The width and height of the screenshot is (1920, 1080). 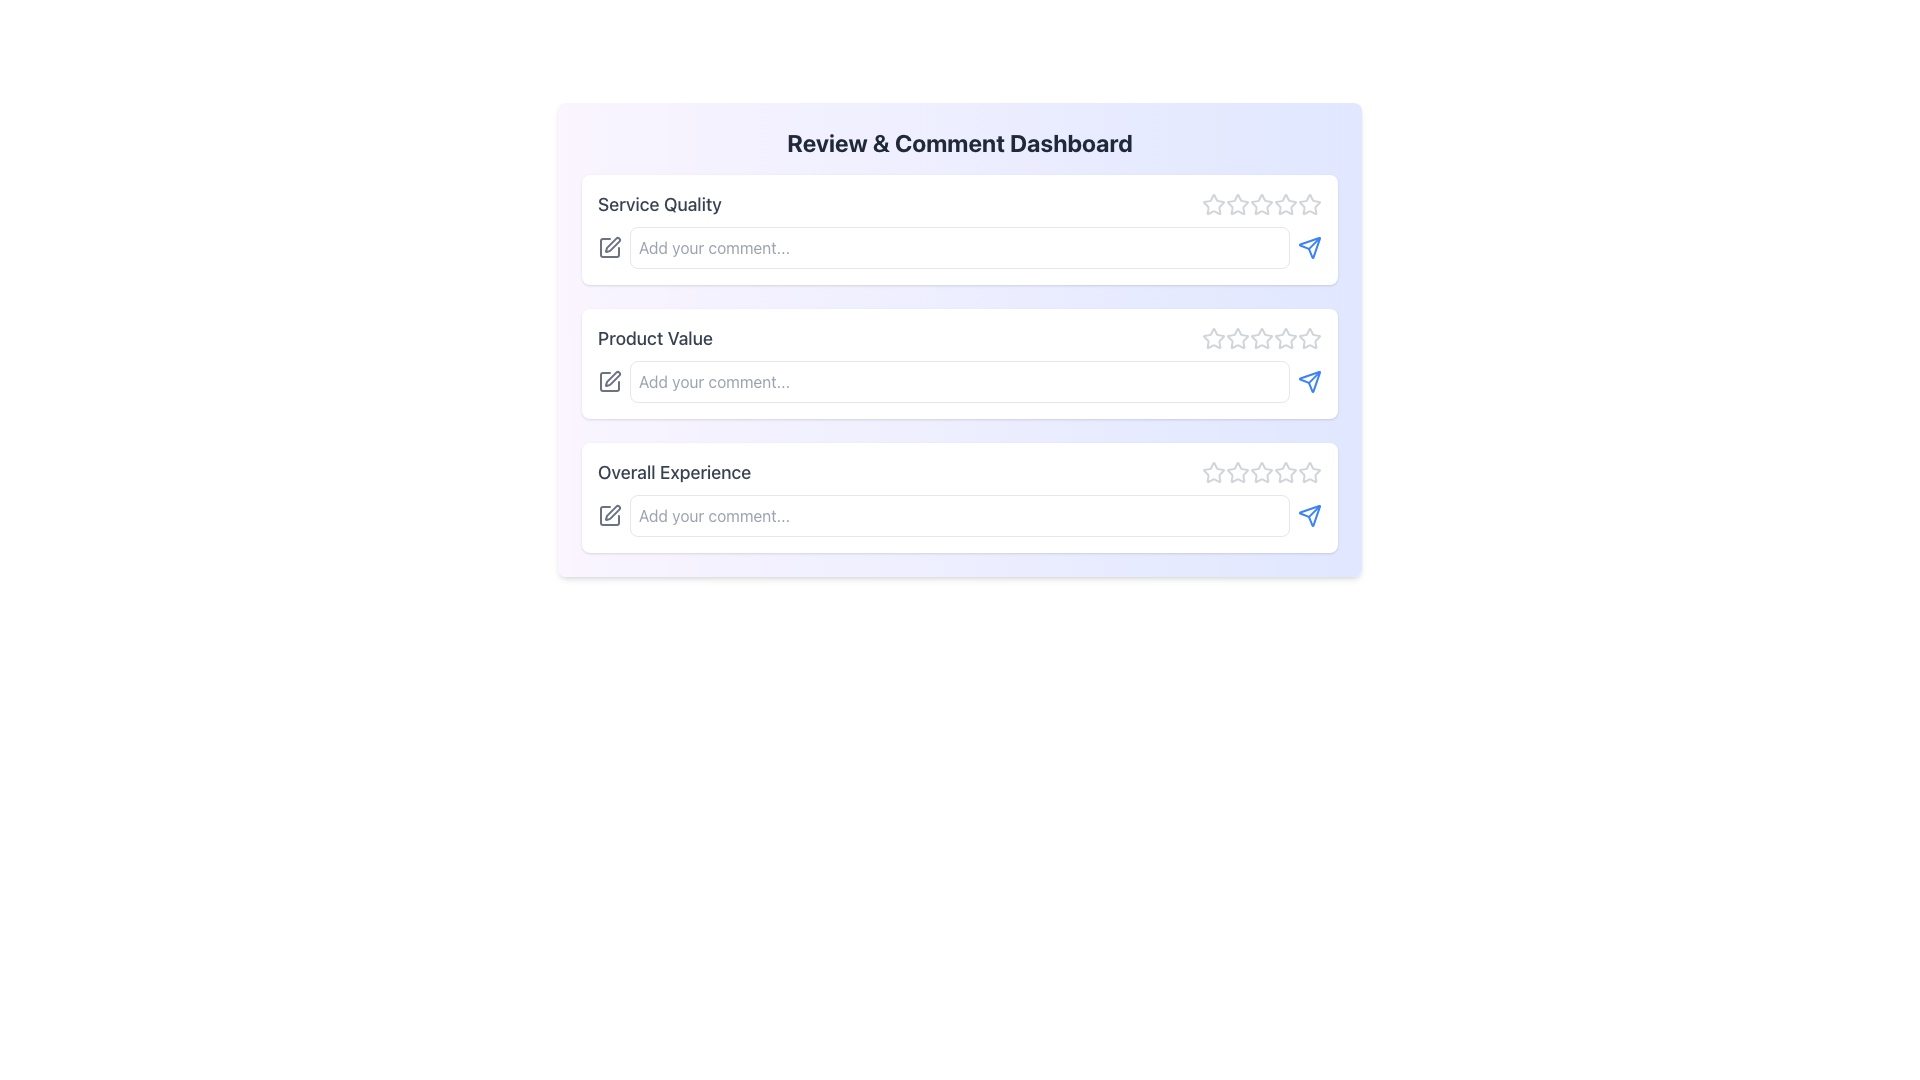 What do you see at coordinates (1286, 473) in the screenshot?
I see `the fifth hollow gray star in the Overall Experience rating bar` at bounding box center [1286, 473].